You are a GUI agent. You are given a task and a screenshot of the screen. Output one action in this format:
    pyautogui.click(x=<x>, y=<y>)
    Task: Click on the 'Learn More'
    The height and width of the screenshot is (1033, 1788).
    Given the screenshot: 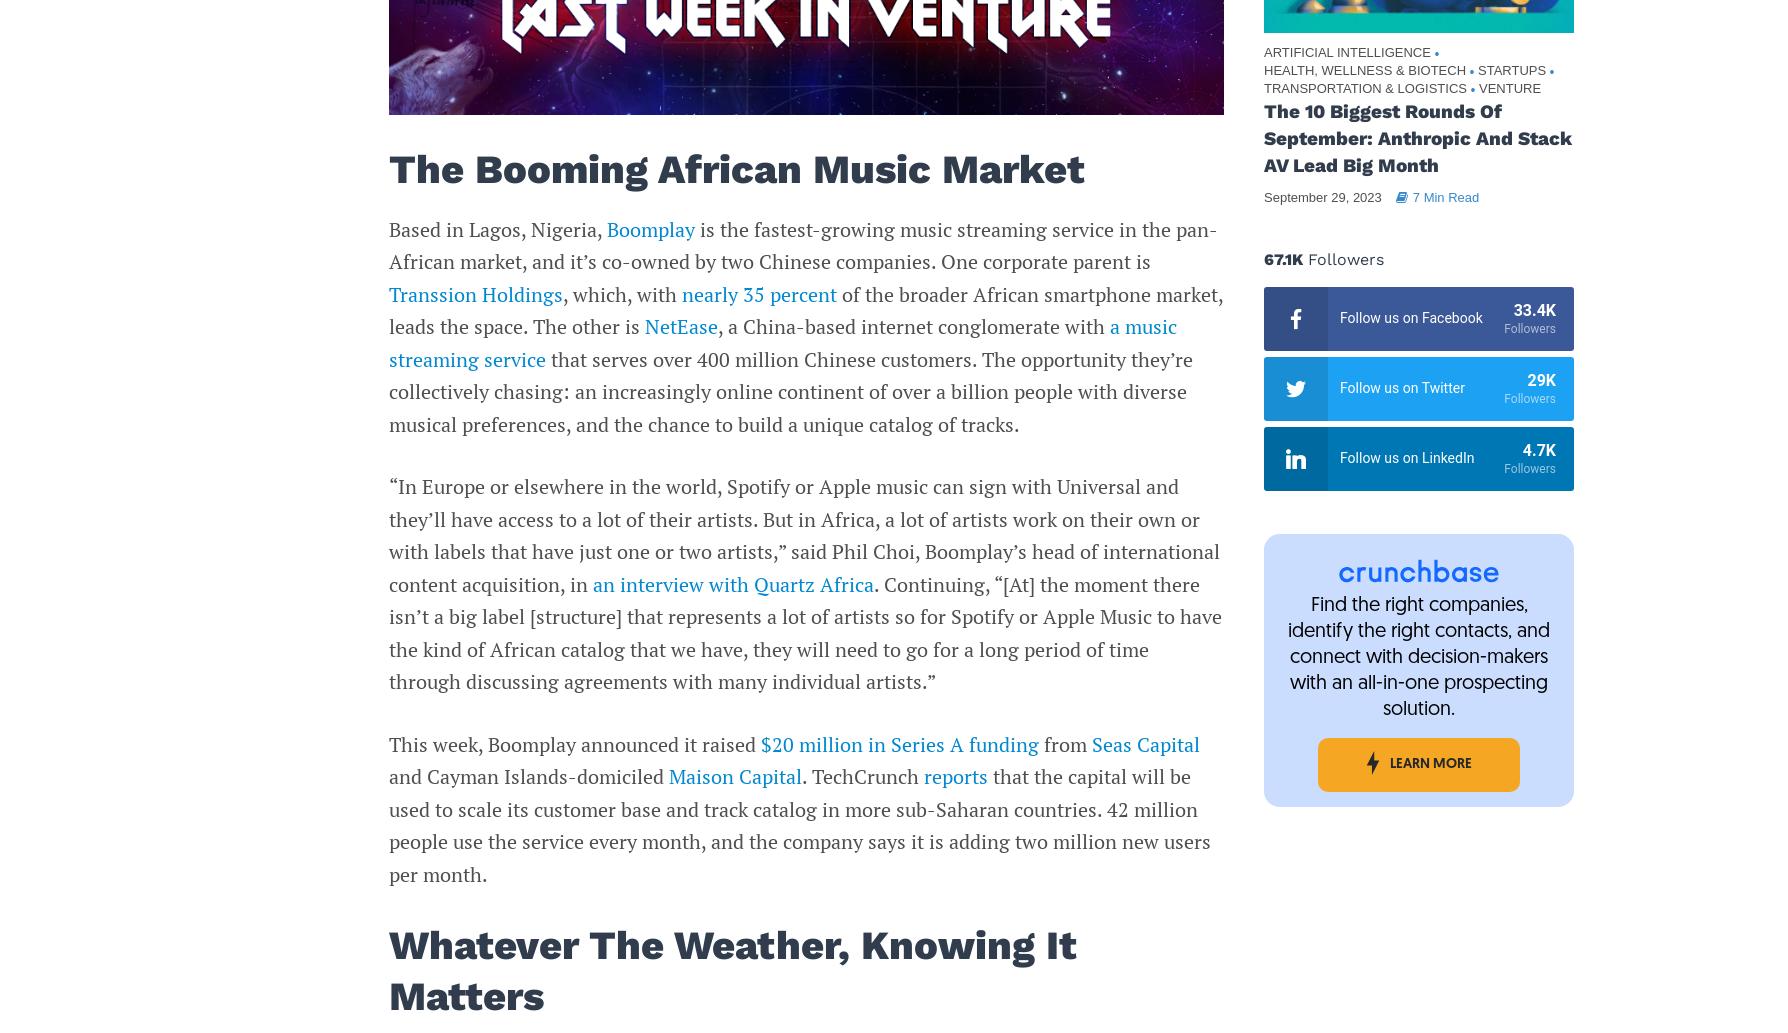 What is the action you would take?
    pyautogui.click(x=1389, y=763)
    